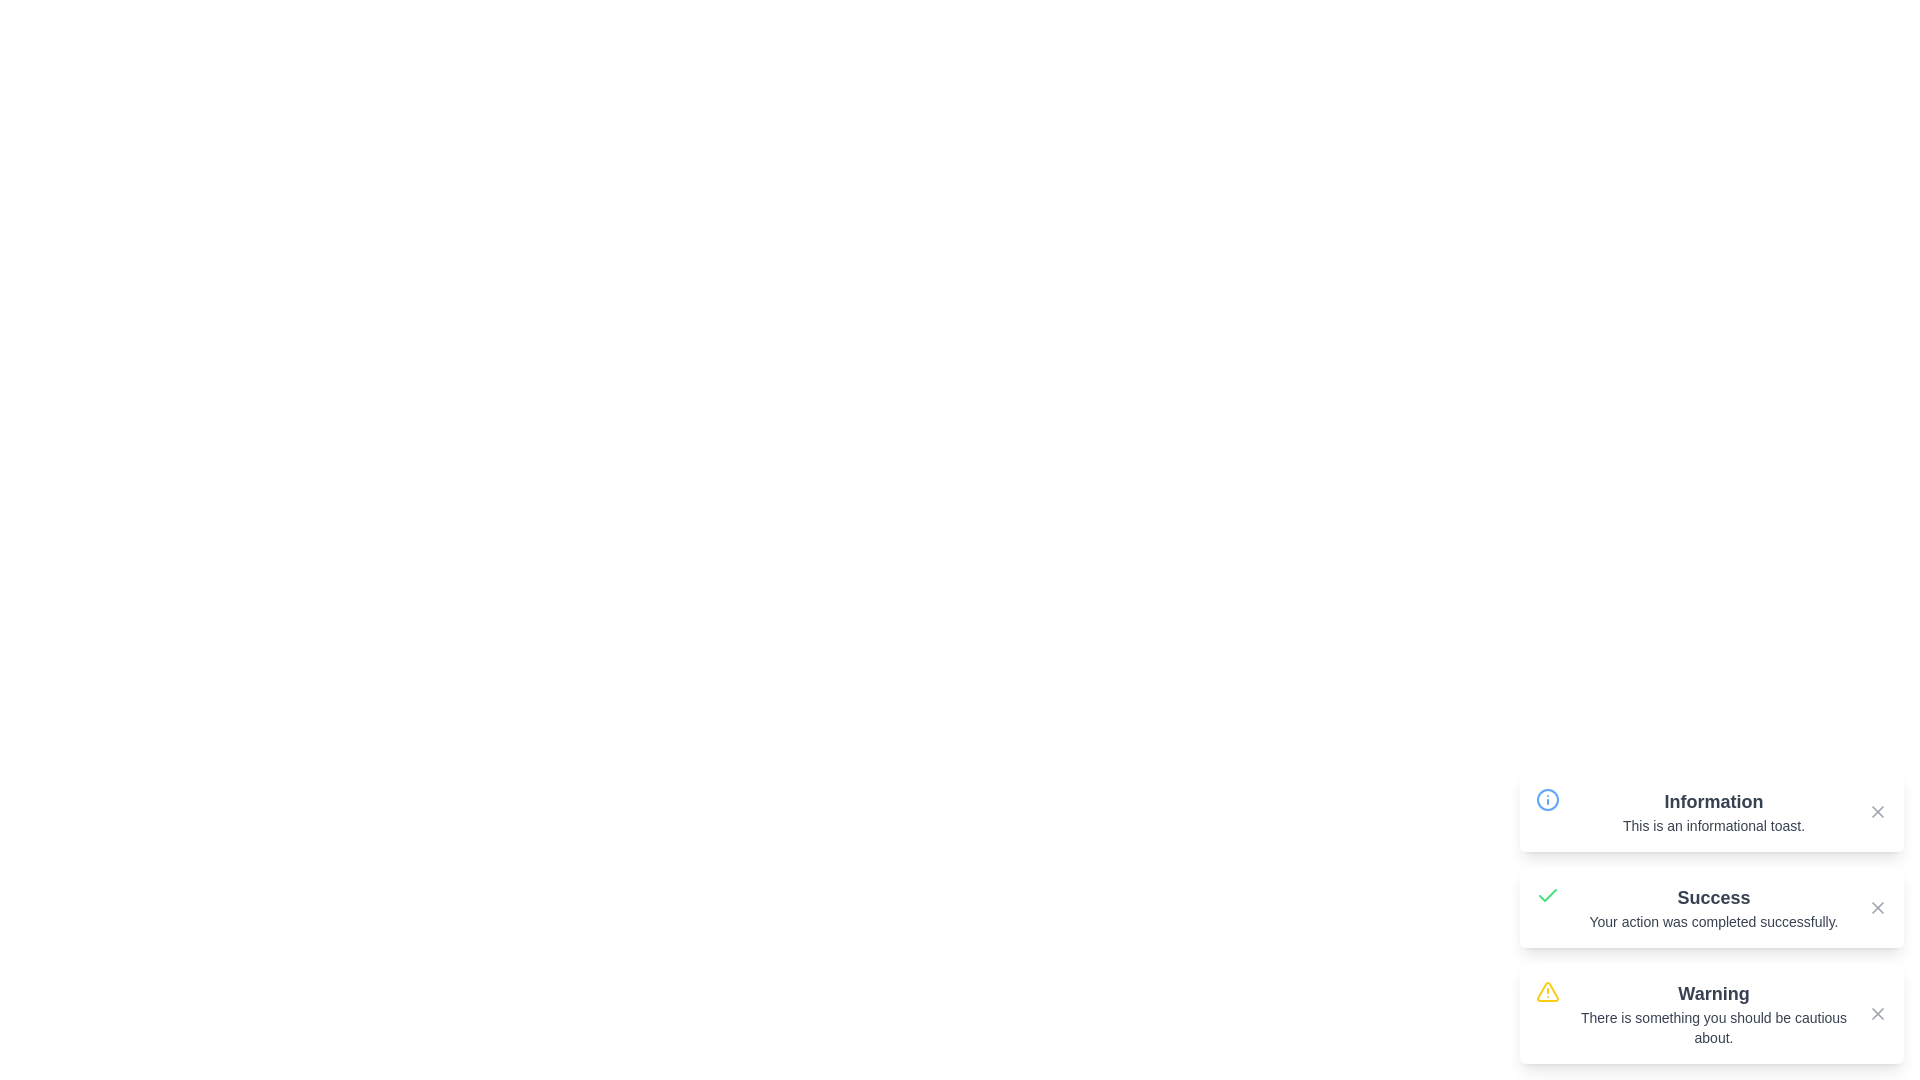 The height and width of the screenshot is (1080, 1920). What do you see at coordinates (1712, 921) in the screenshot?
I see `text label displaying 'Your action was completed successfully.' located within the 'Success' notification box` at bounding box center [1712, 921].